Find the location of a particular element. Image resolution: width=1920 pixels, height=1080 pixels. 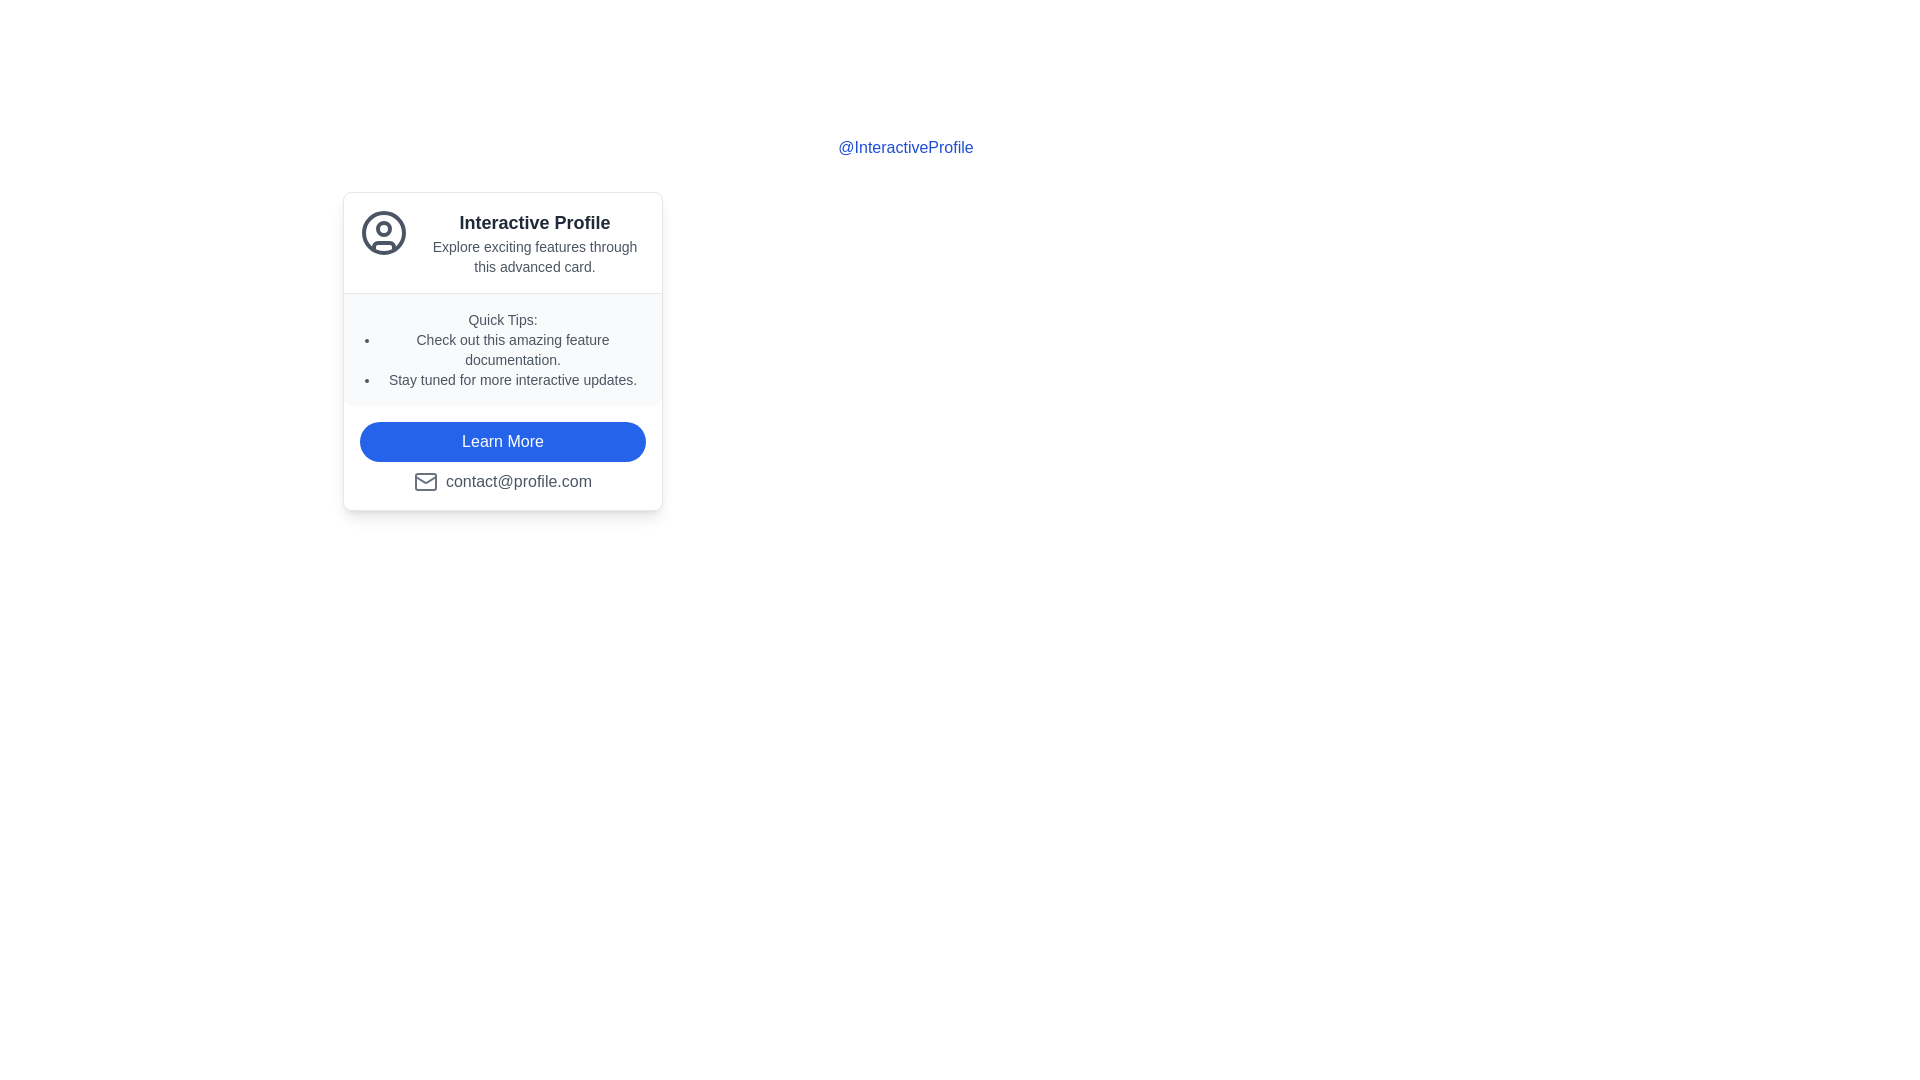

the light gray rectangular icon with rounded corners and a white envelope icon in the center, located near the bottom of the visible card is located at coordinates (424, 482).